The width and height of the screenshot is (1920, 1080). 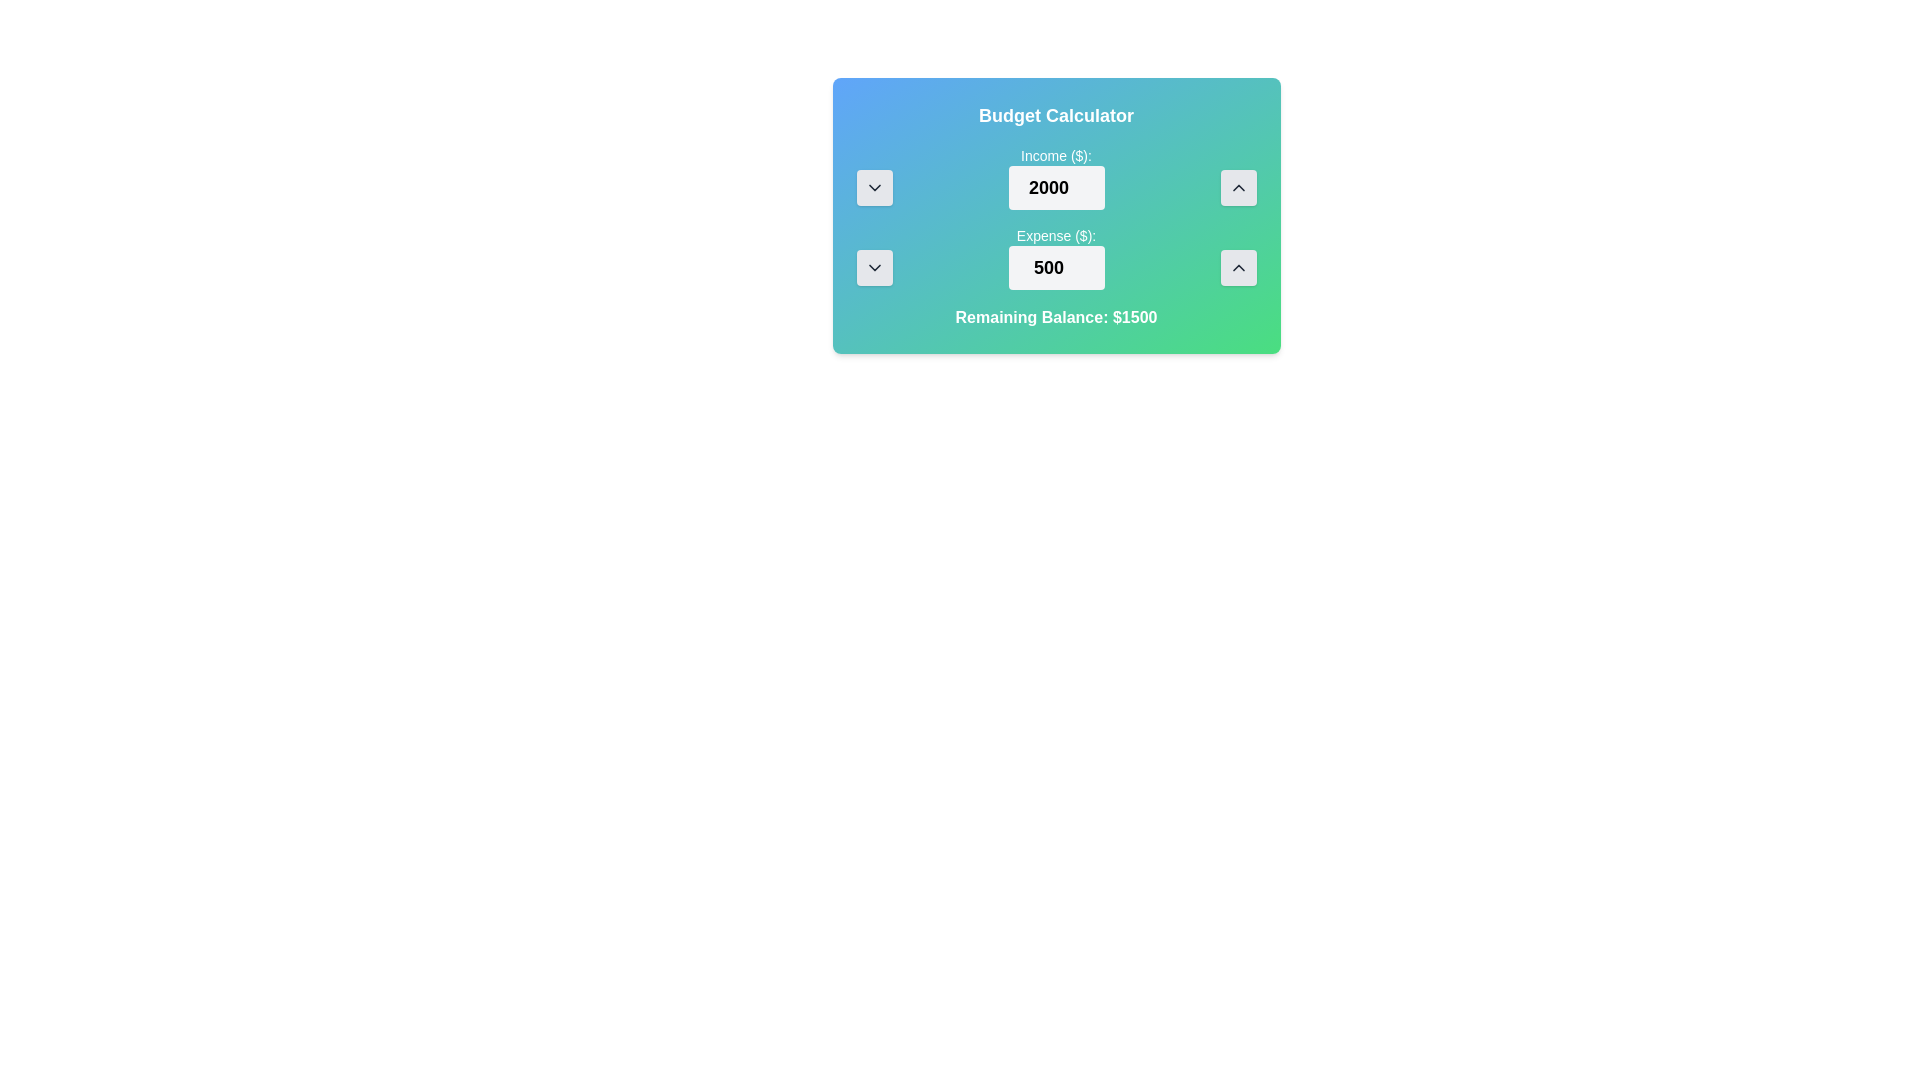 I want to click on the number input field used to specify the income amount in the budget calculator interface, located beneath the label 'Income ($):', so click(x=1055, y=188).